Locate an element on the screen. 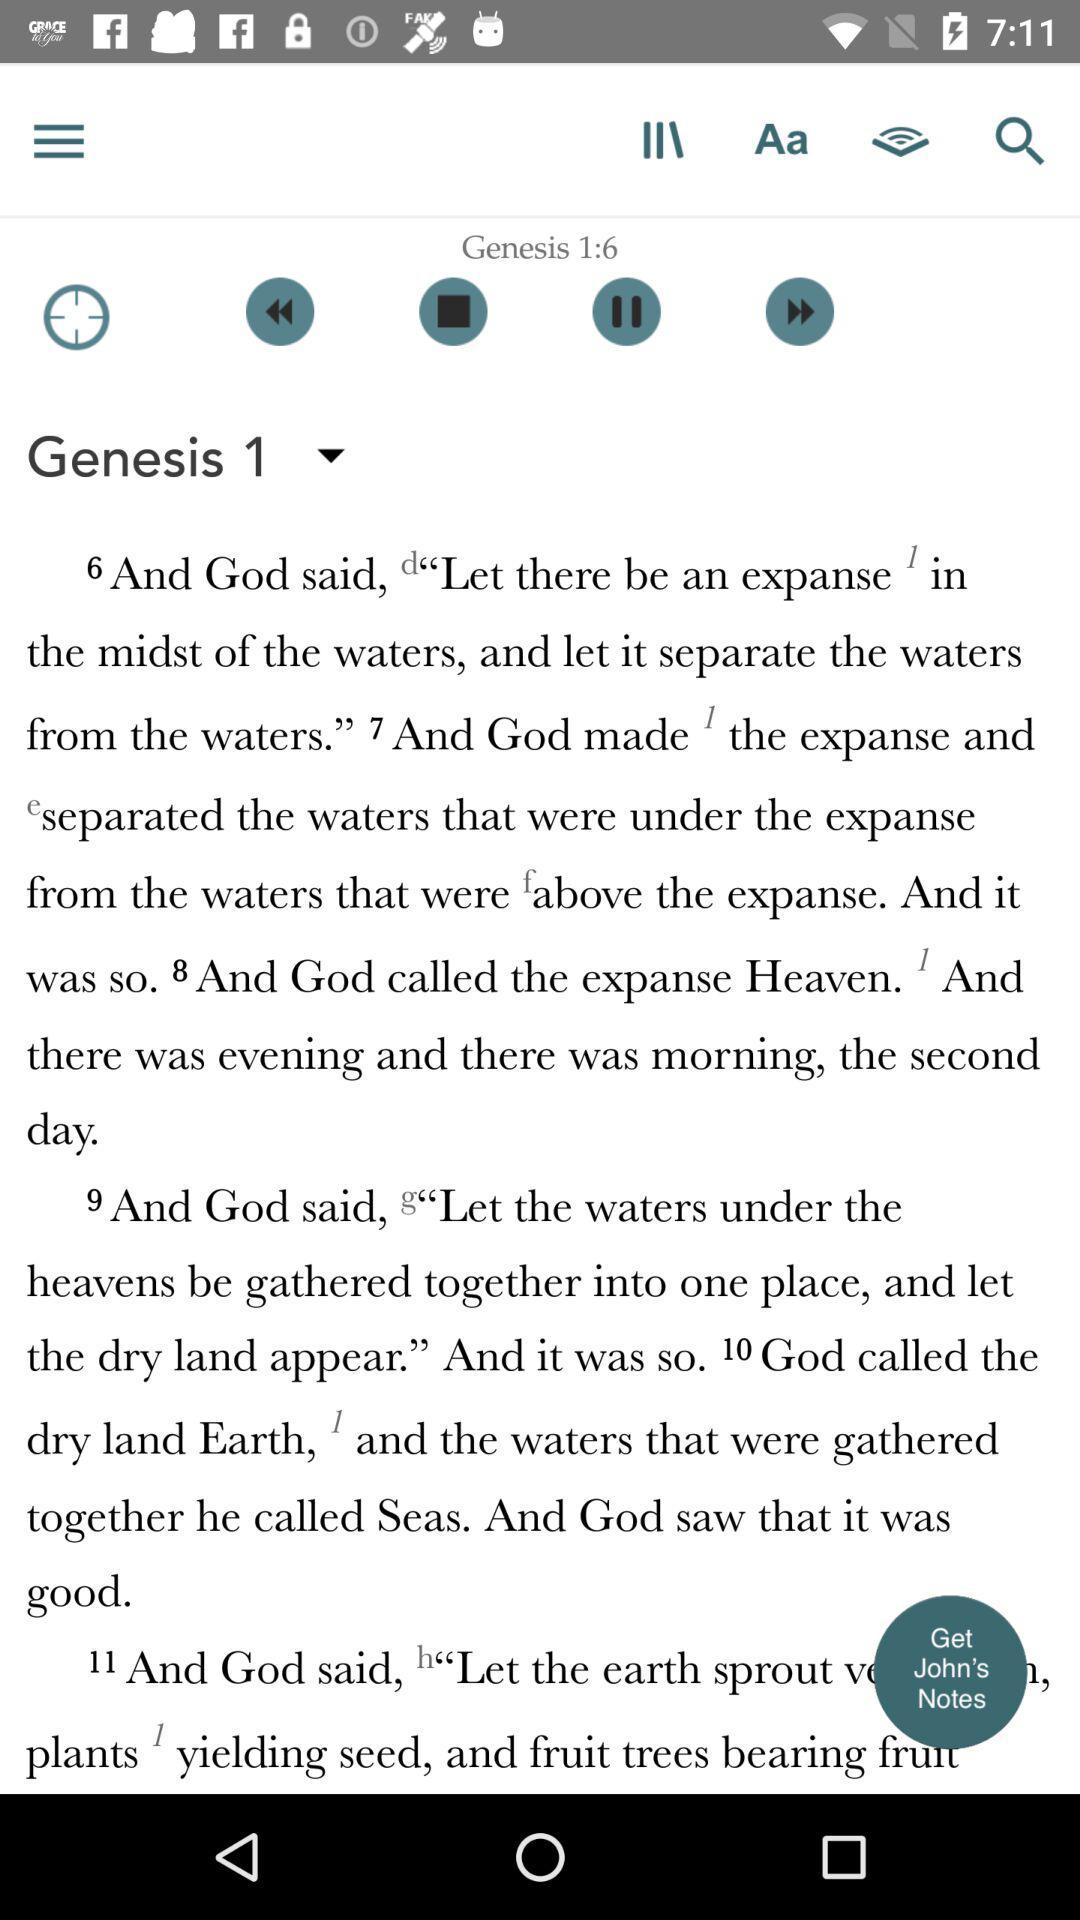 This screenshot has height=1920, width=1080. stop toggle is located at coordinates (453, 310).